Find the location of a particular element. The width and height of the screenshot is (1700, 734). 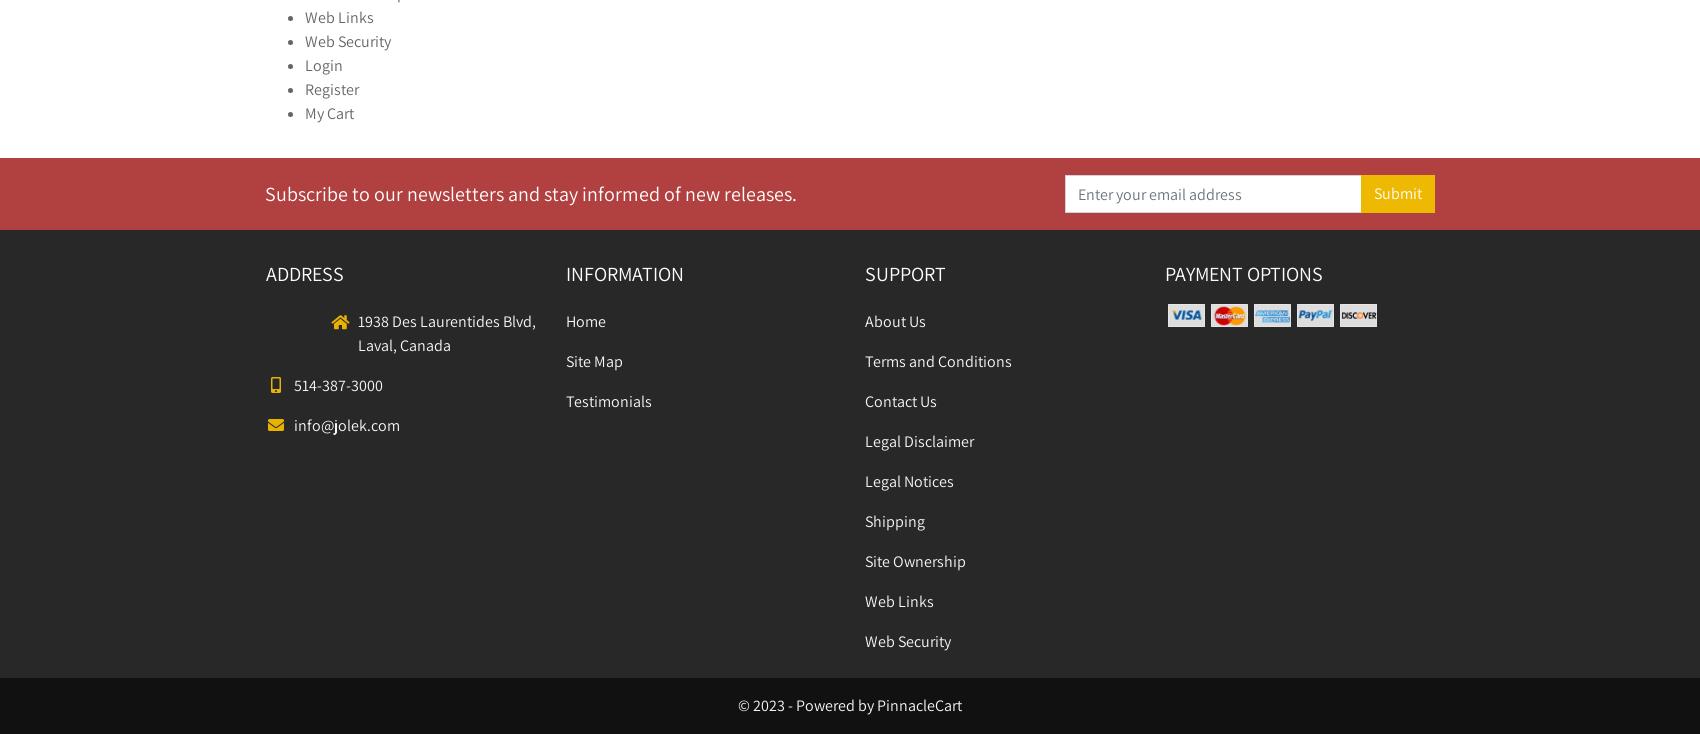

'About Us' is located at coordinates (895, 321).